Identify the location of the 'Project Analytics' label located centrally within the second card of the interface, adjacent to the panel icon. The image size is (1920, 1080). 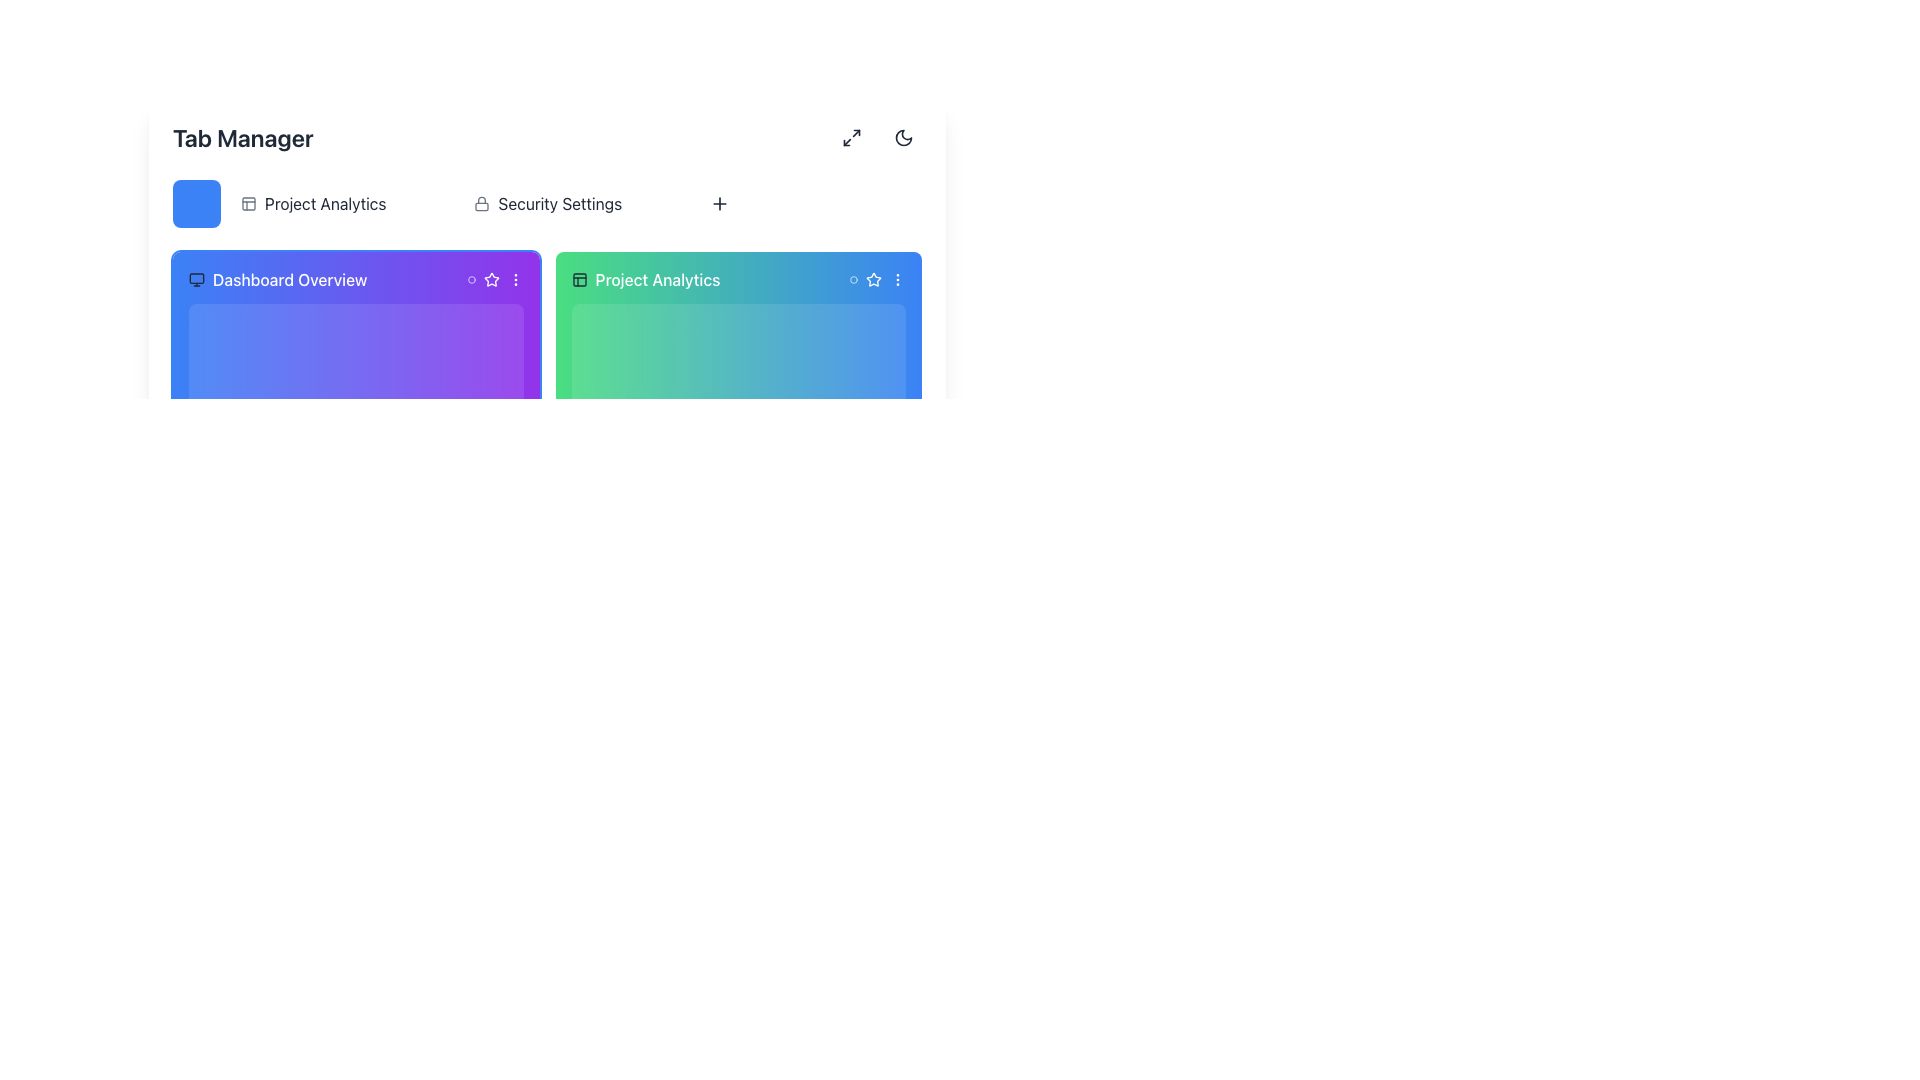
(657, 280).